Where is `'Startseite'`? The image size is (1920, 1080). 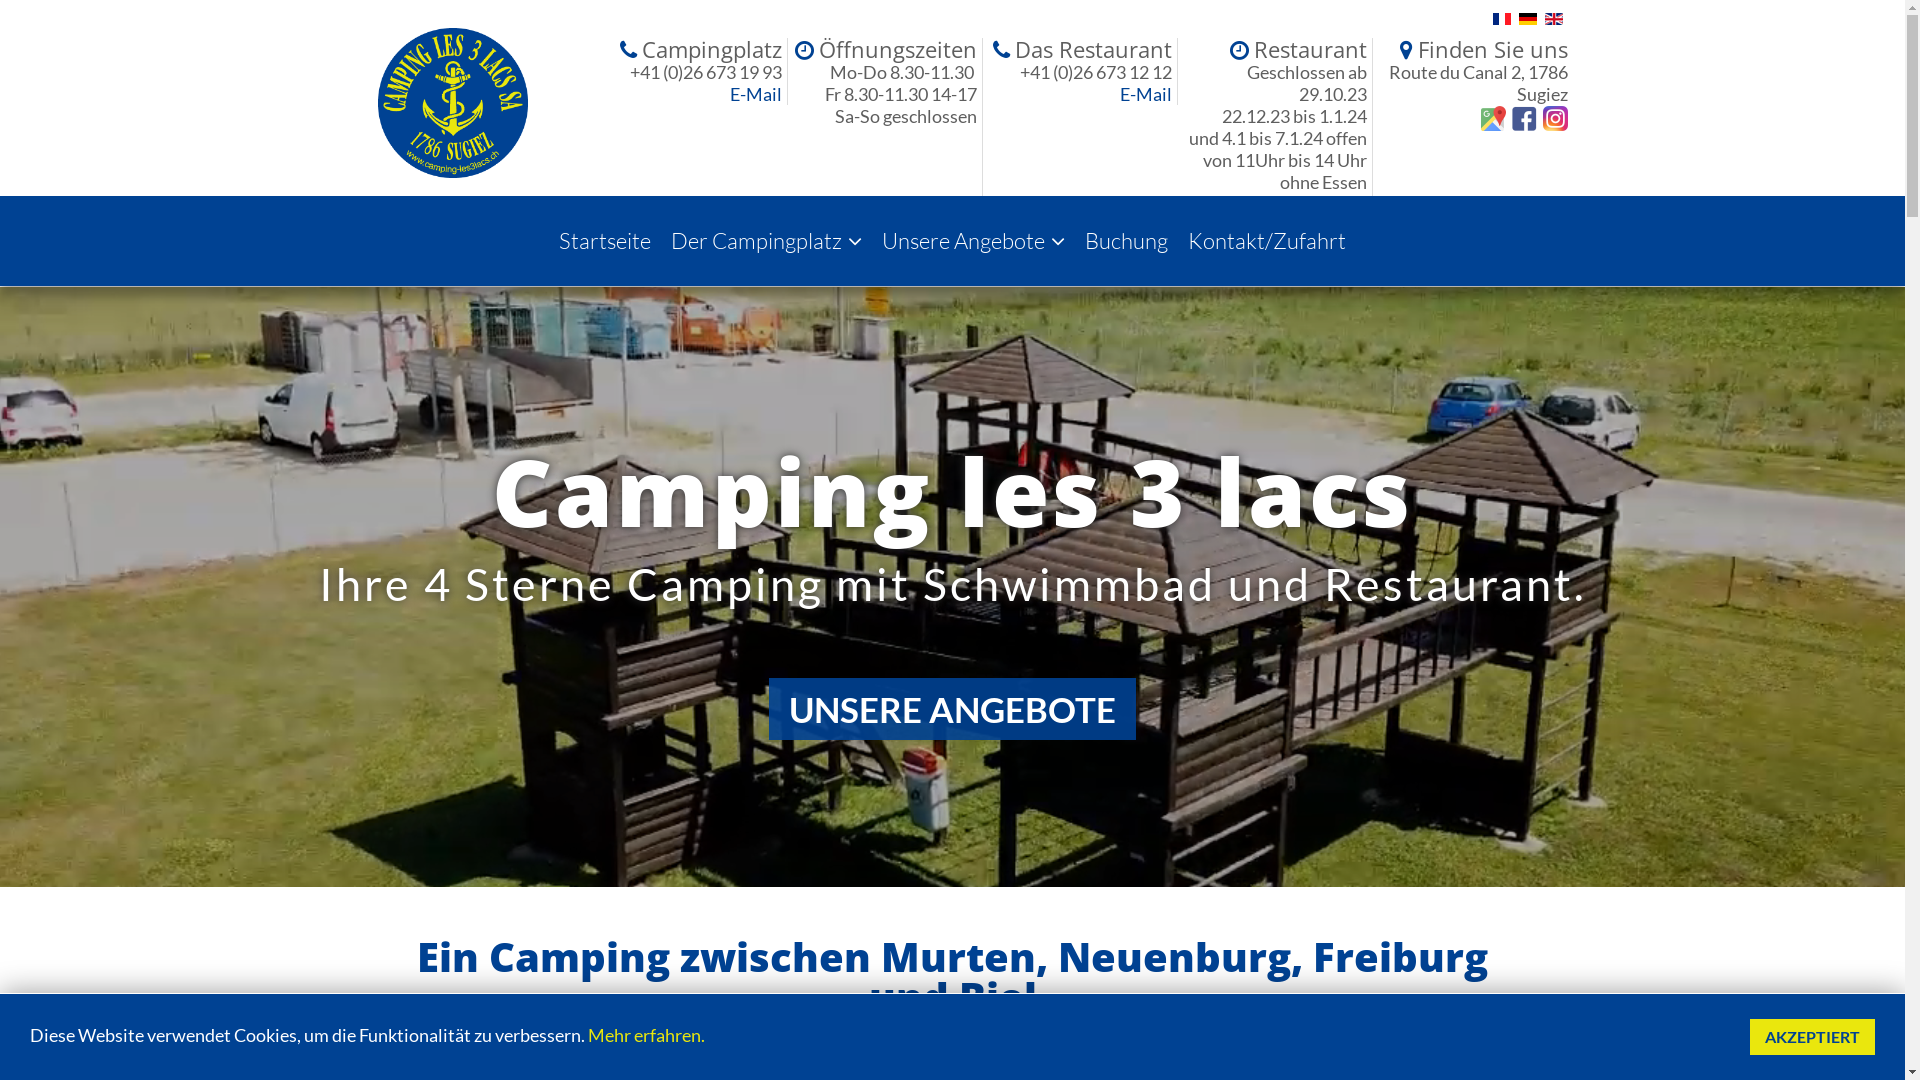
'Startseite' is located at coordinates (603, 239).